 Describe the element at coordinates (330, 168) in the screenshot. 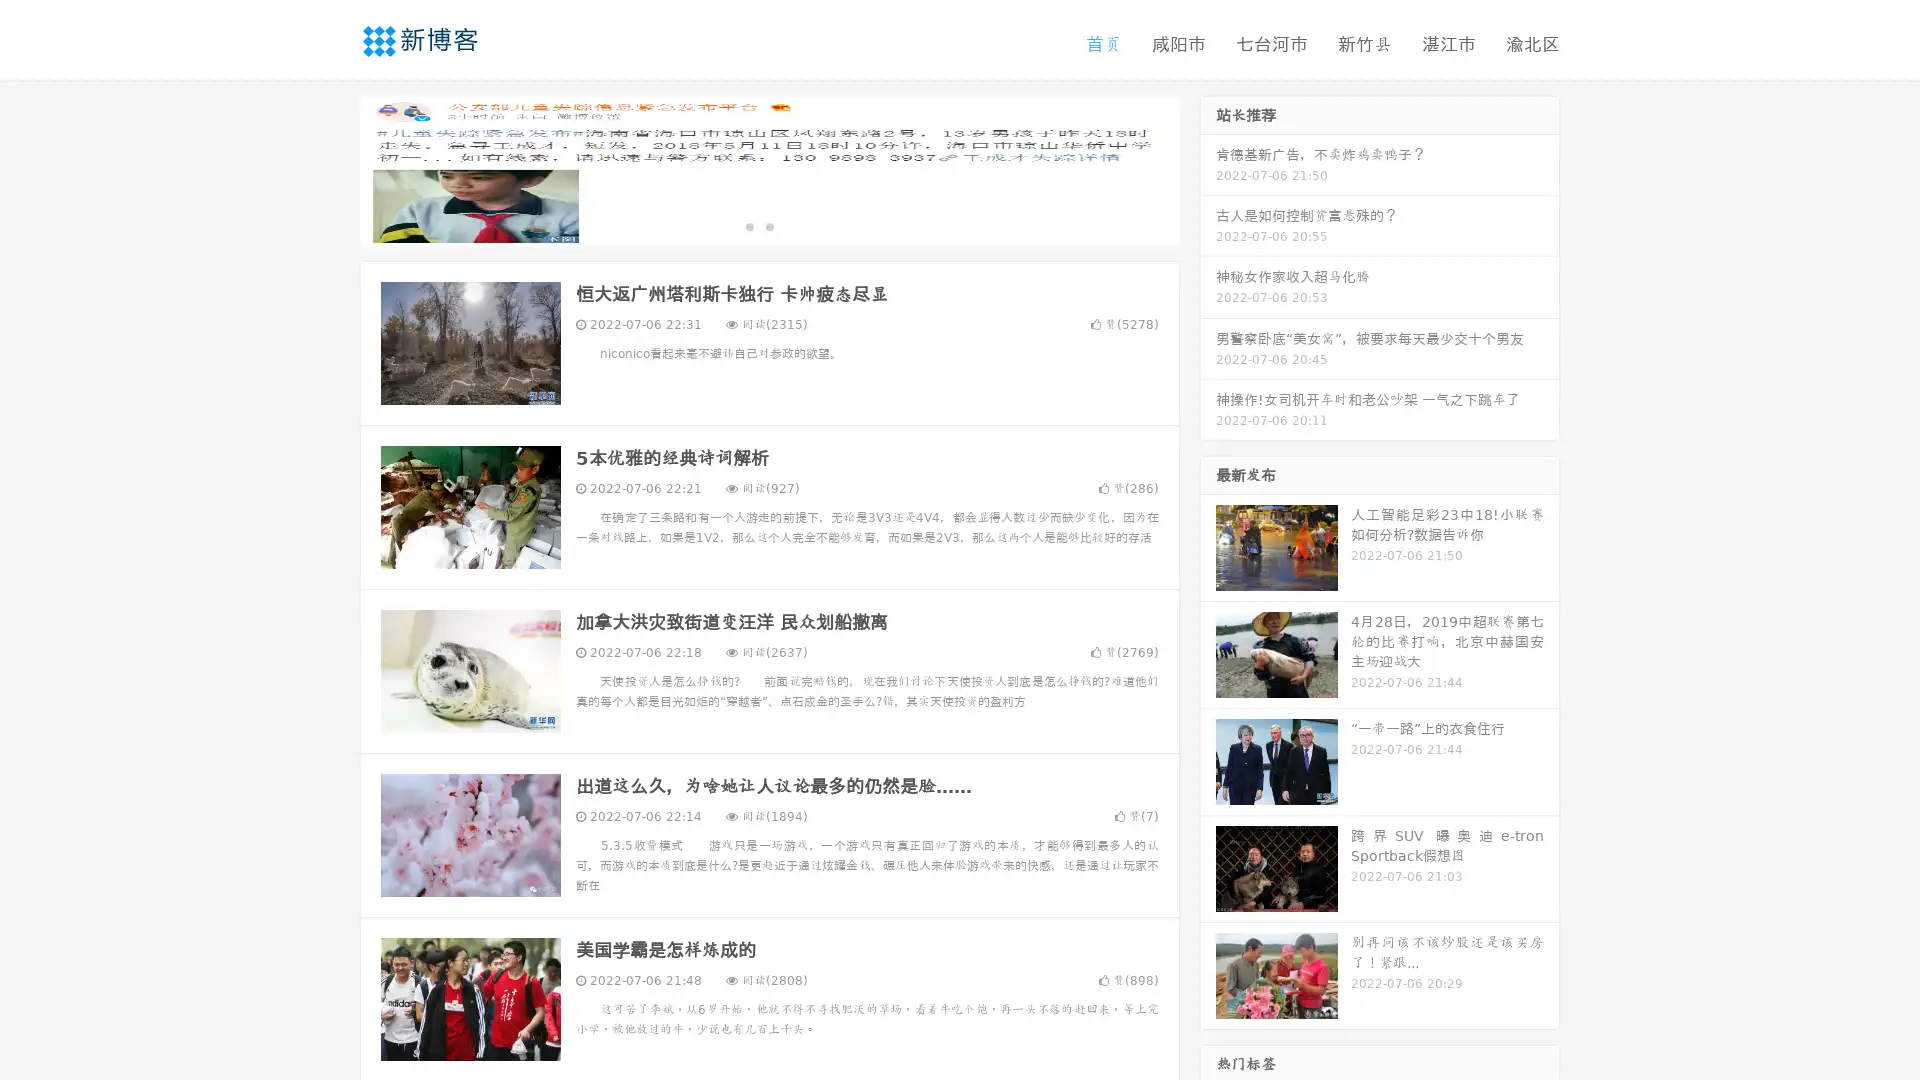

I see `Previous slide` at that location.